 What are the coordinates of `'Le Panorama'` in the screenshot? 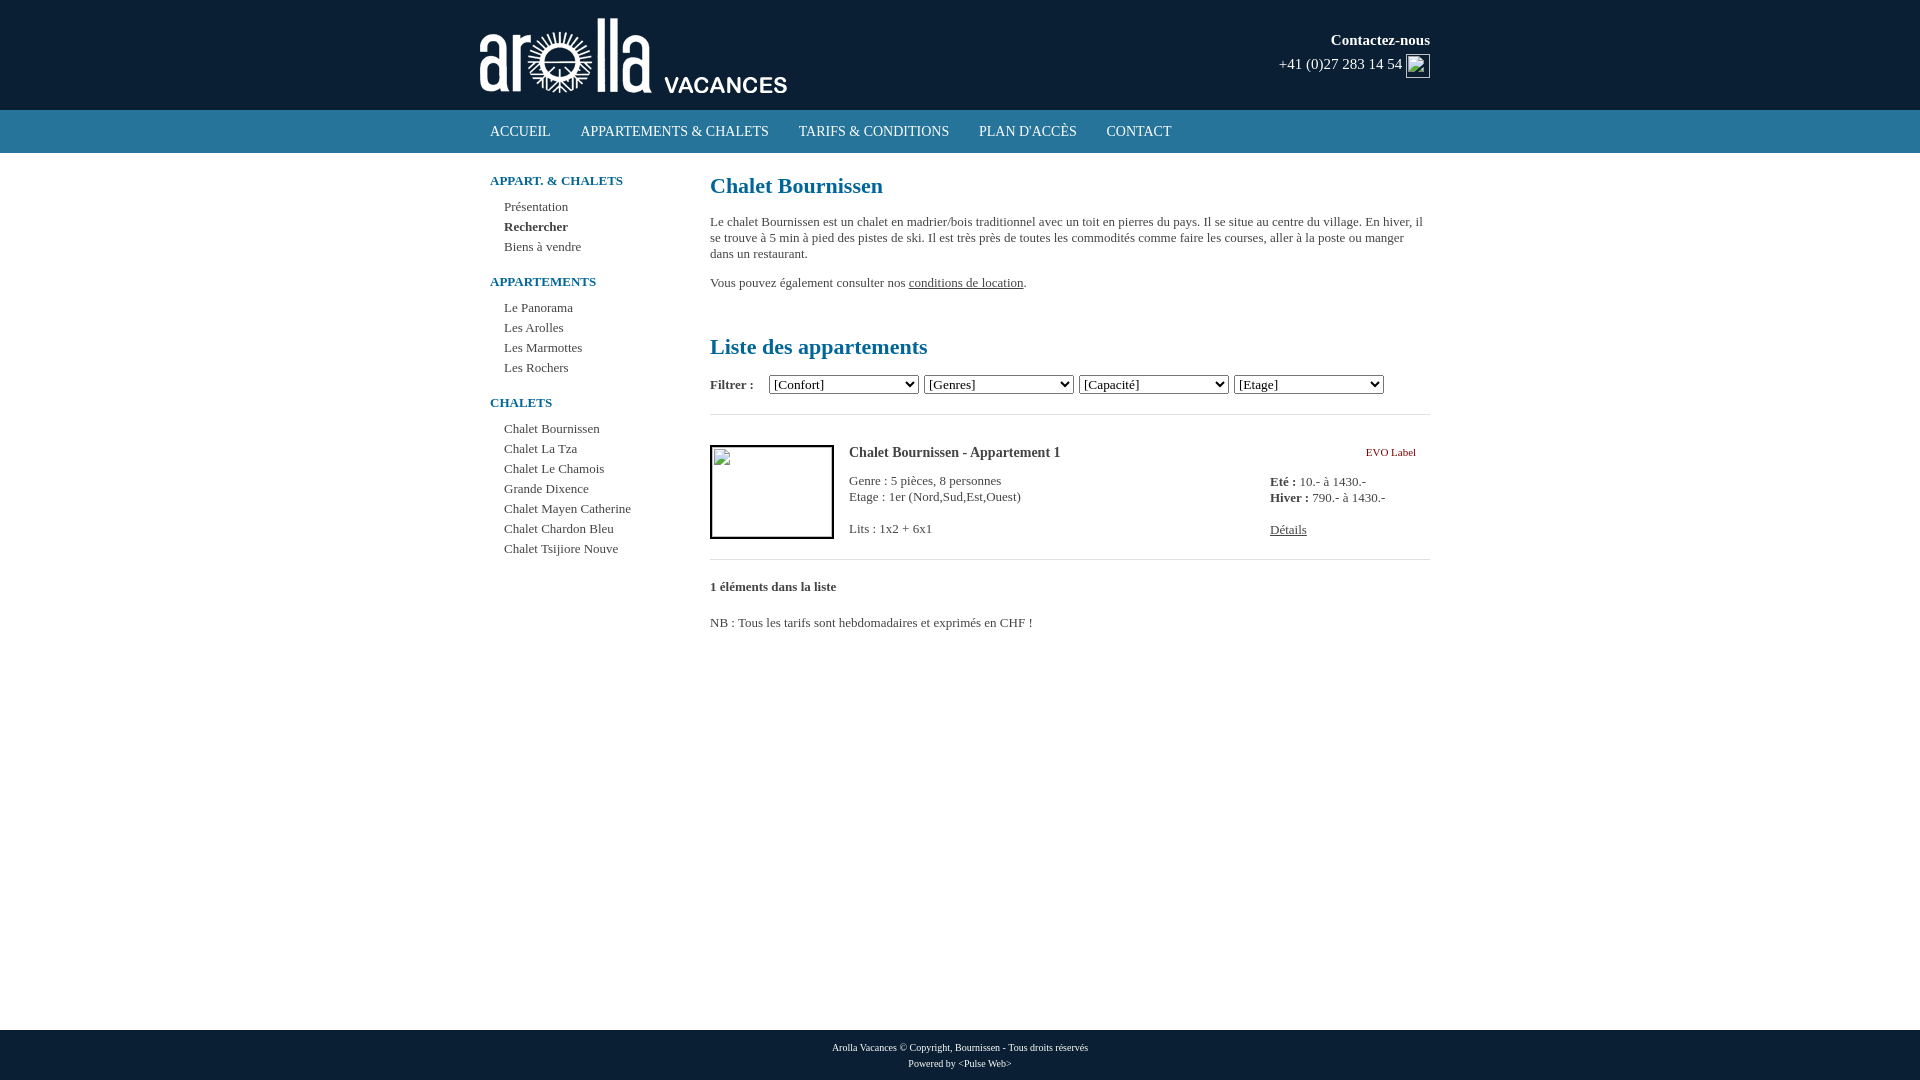 It's located at (538, 307).